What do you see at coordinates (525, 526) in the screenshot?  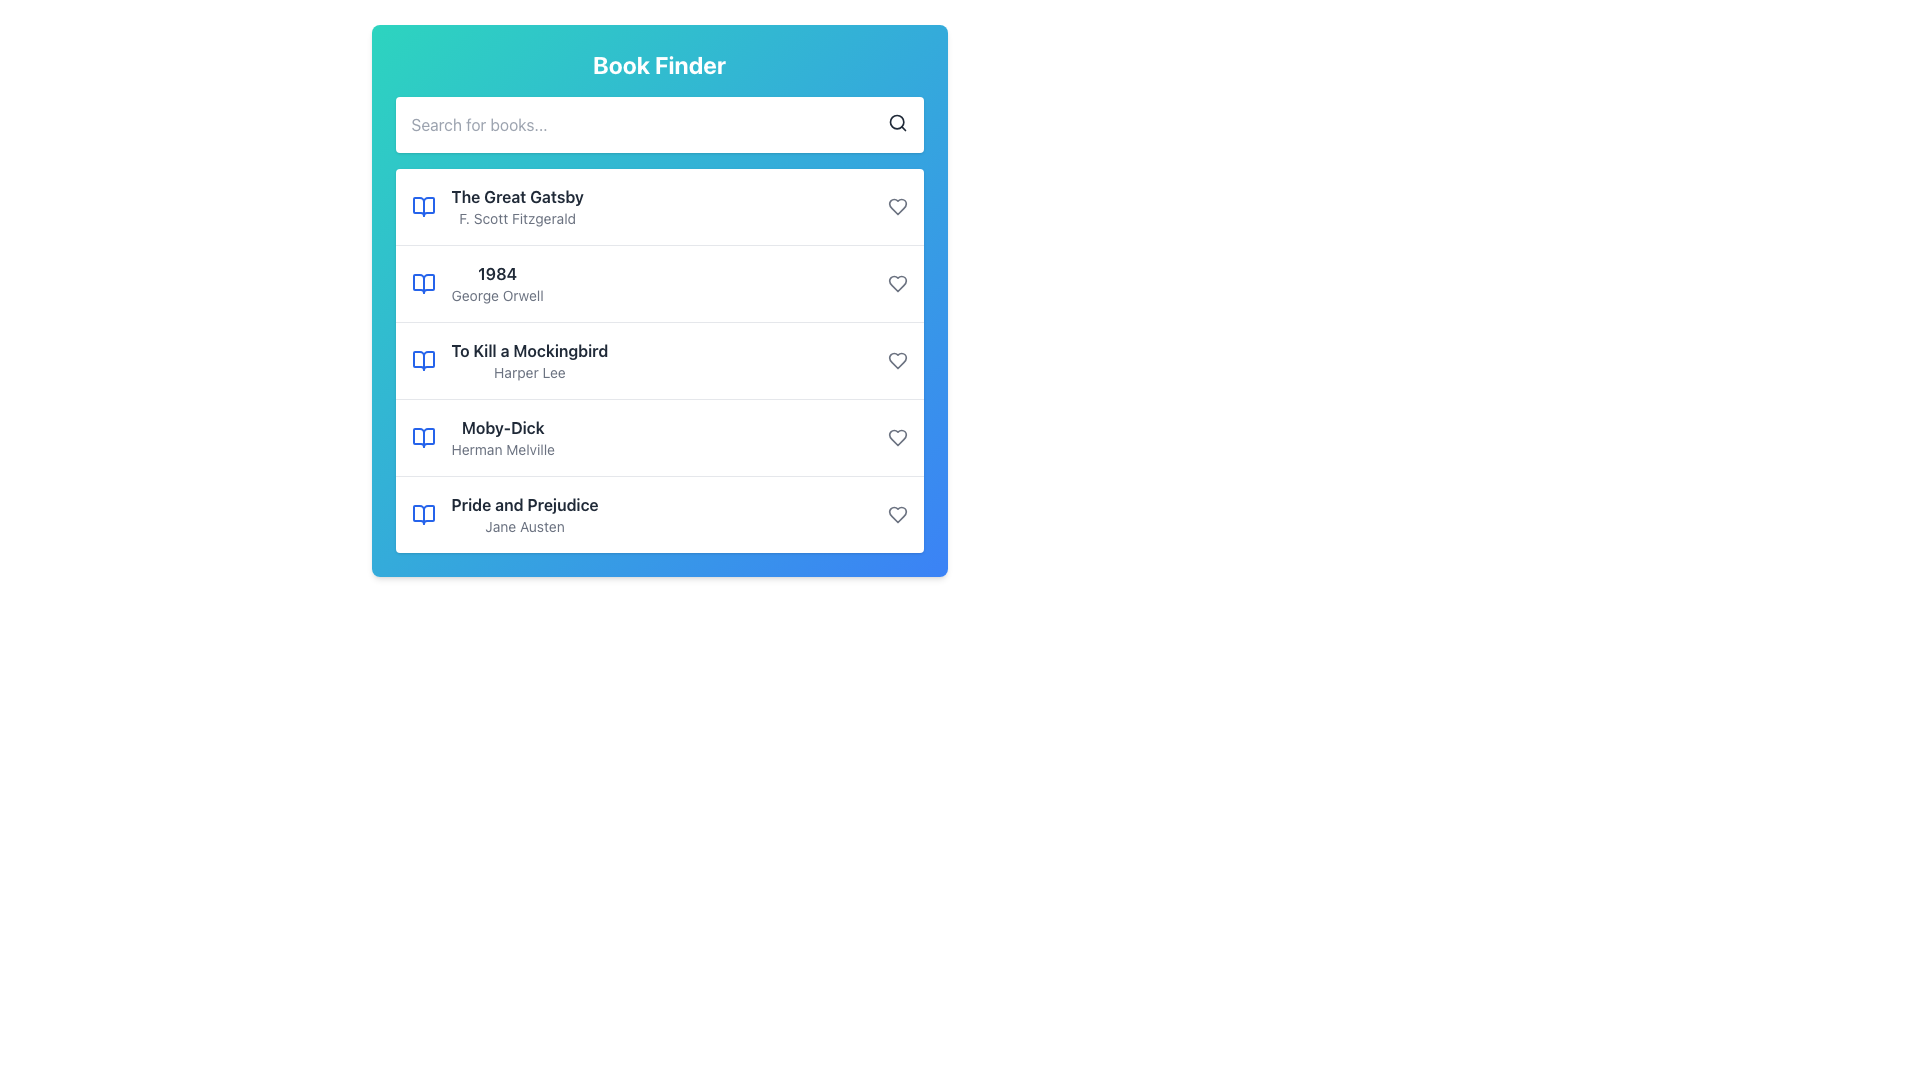 I see `the text label displaying 'Jane Austen', which is styled in light gray and positioned below the book title 'Pride and Prejudice'` at bounding box center [525, 526].